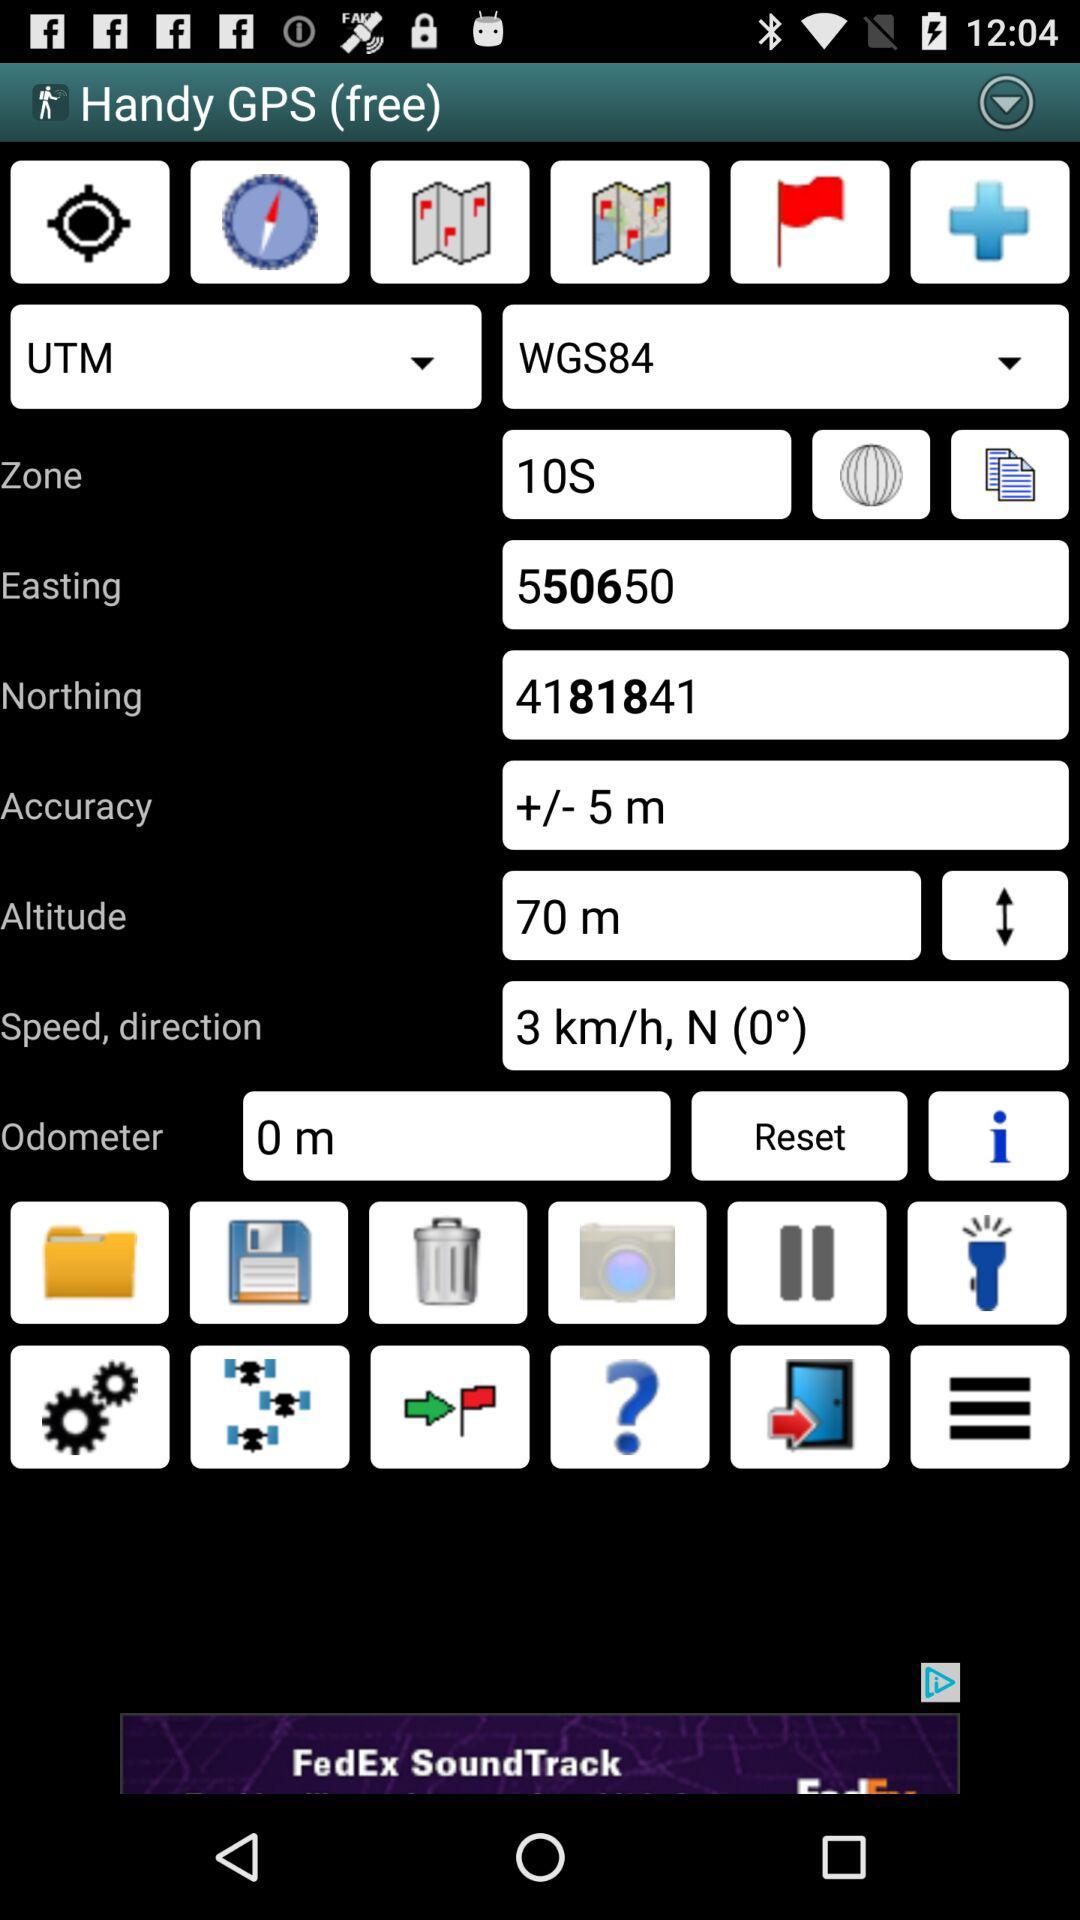 This screenshot has width=1080, height=1920. I want to click on the explore icon, so click(270, 237).